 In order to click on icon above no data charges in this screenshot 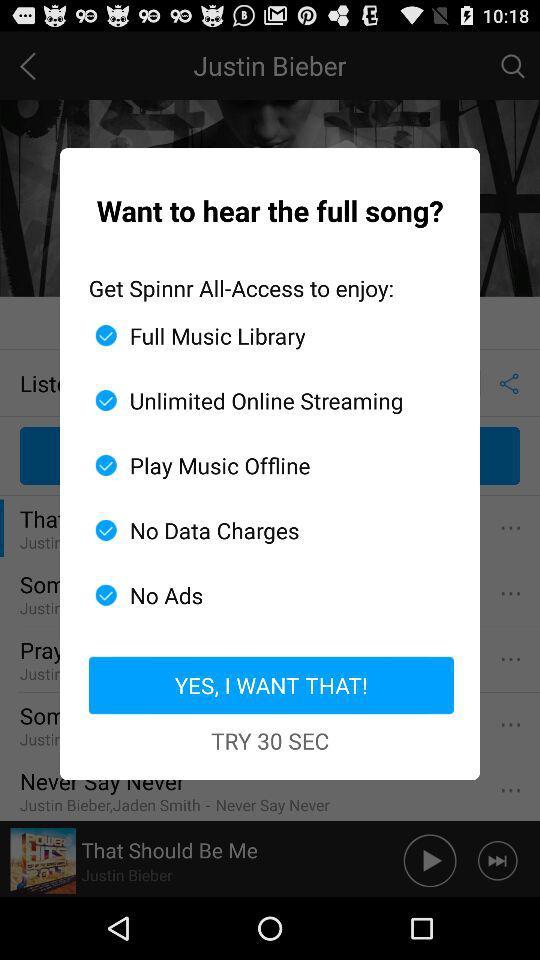, I will do `click(262, 465)`.